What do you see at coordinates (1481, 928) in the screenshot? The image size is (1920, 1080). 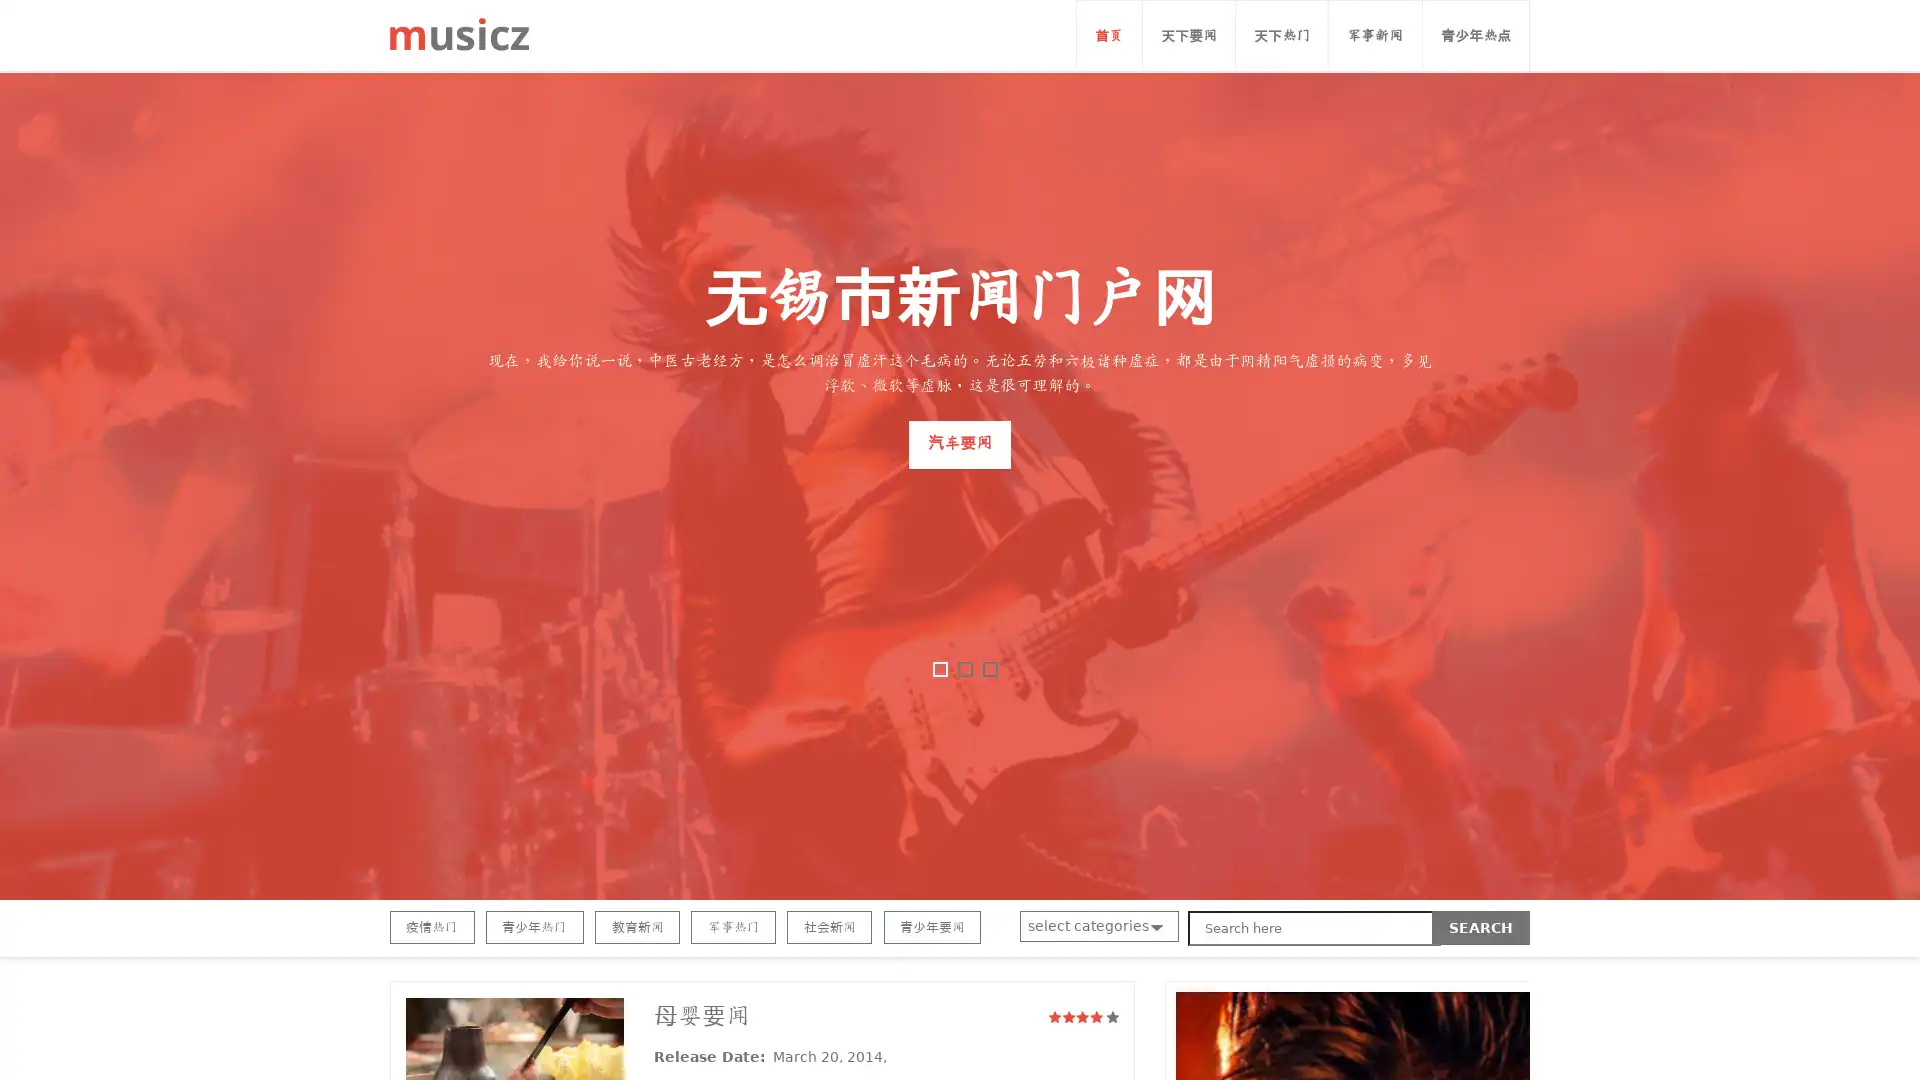 I see `search` at bounding box center [1481, 928].